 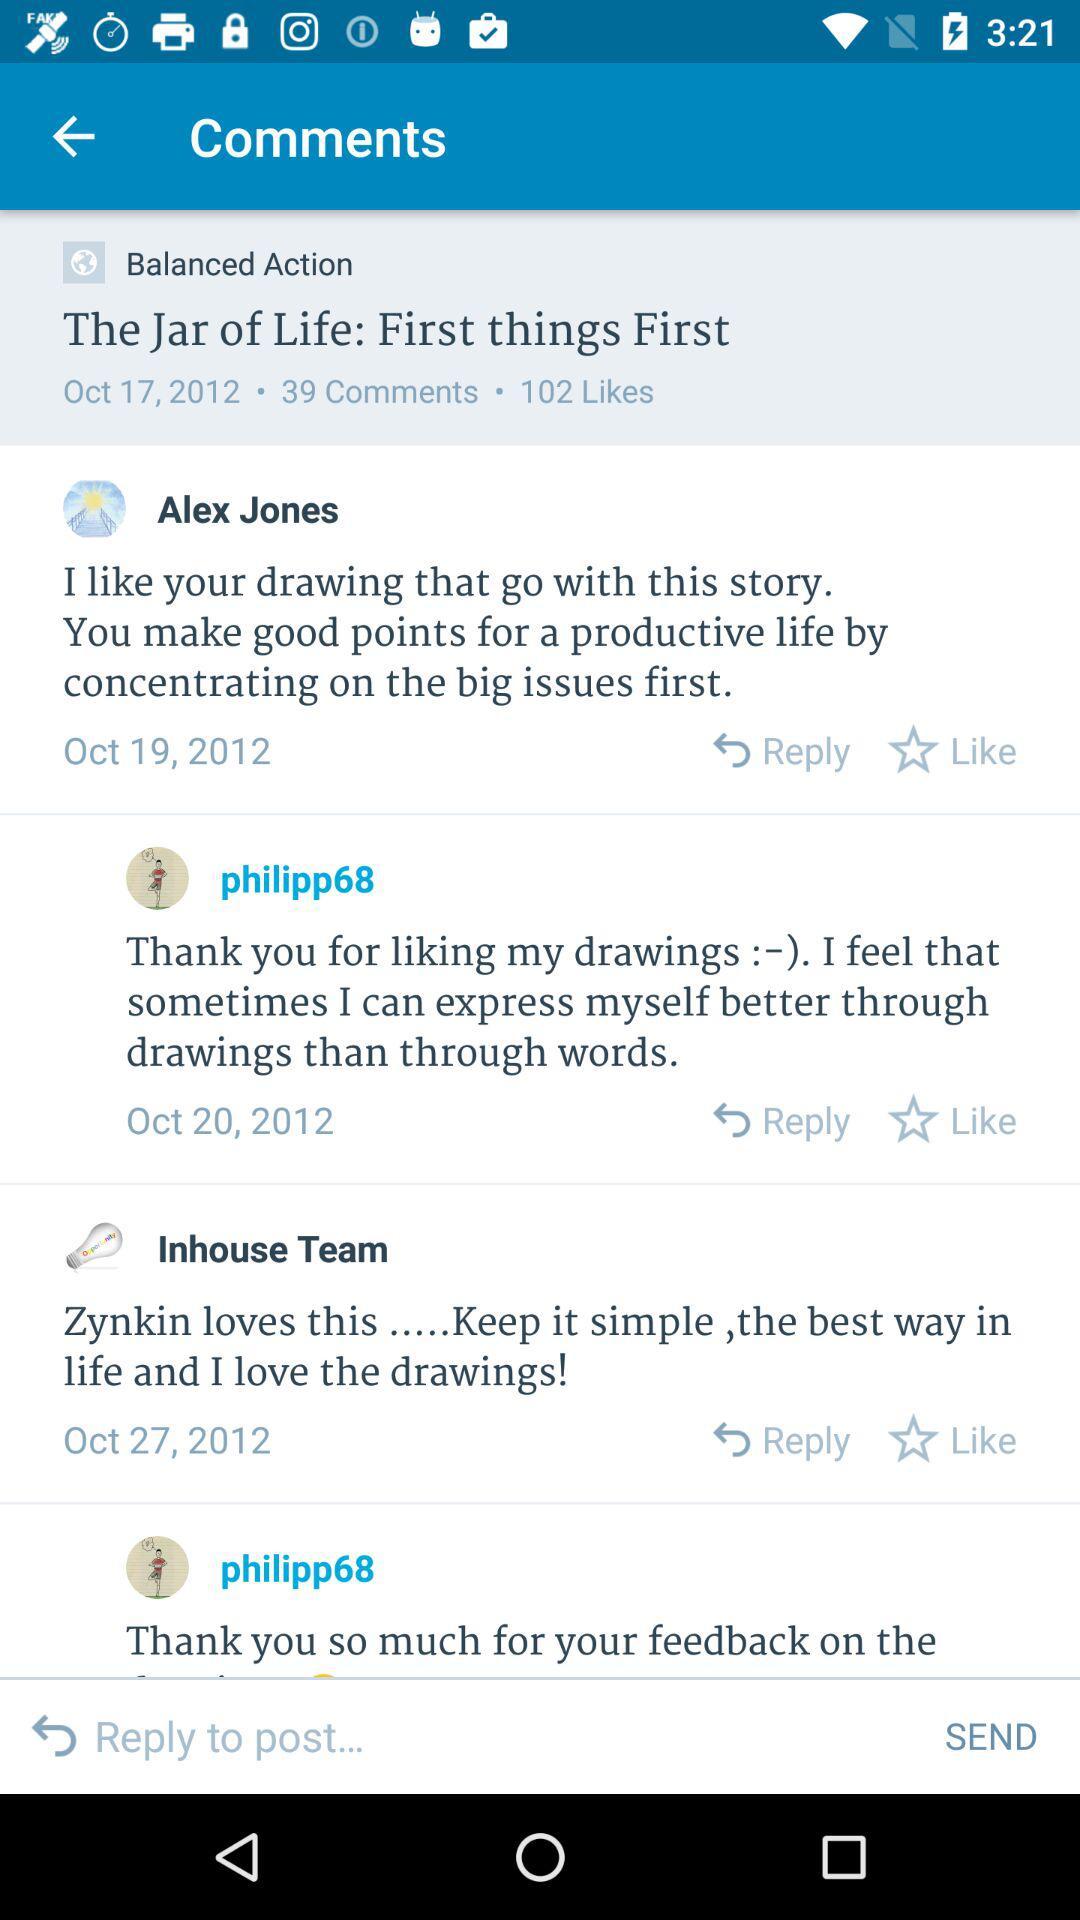 I want to click on avatar, so click(x=94, y=508).